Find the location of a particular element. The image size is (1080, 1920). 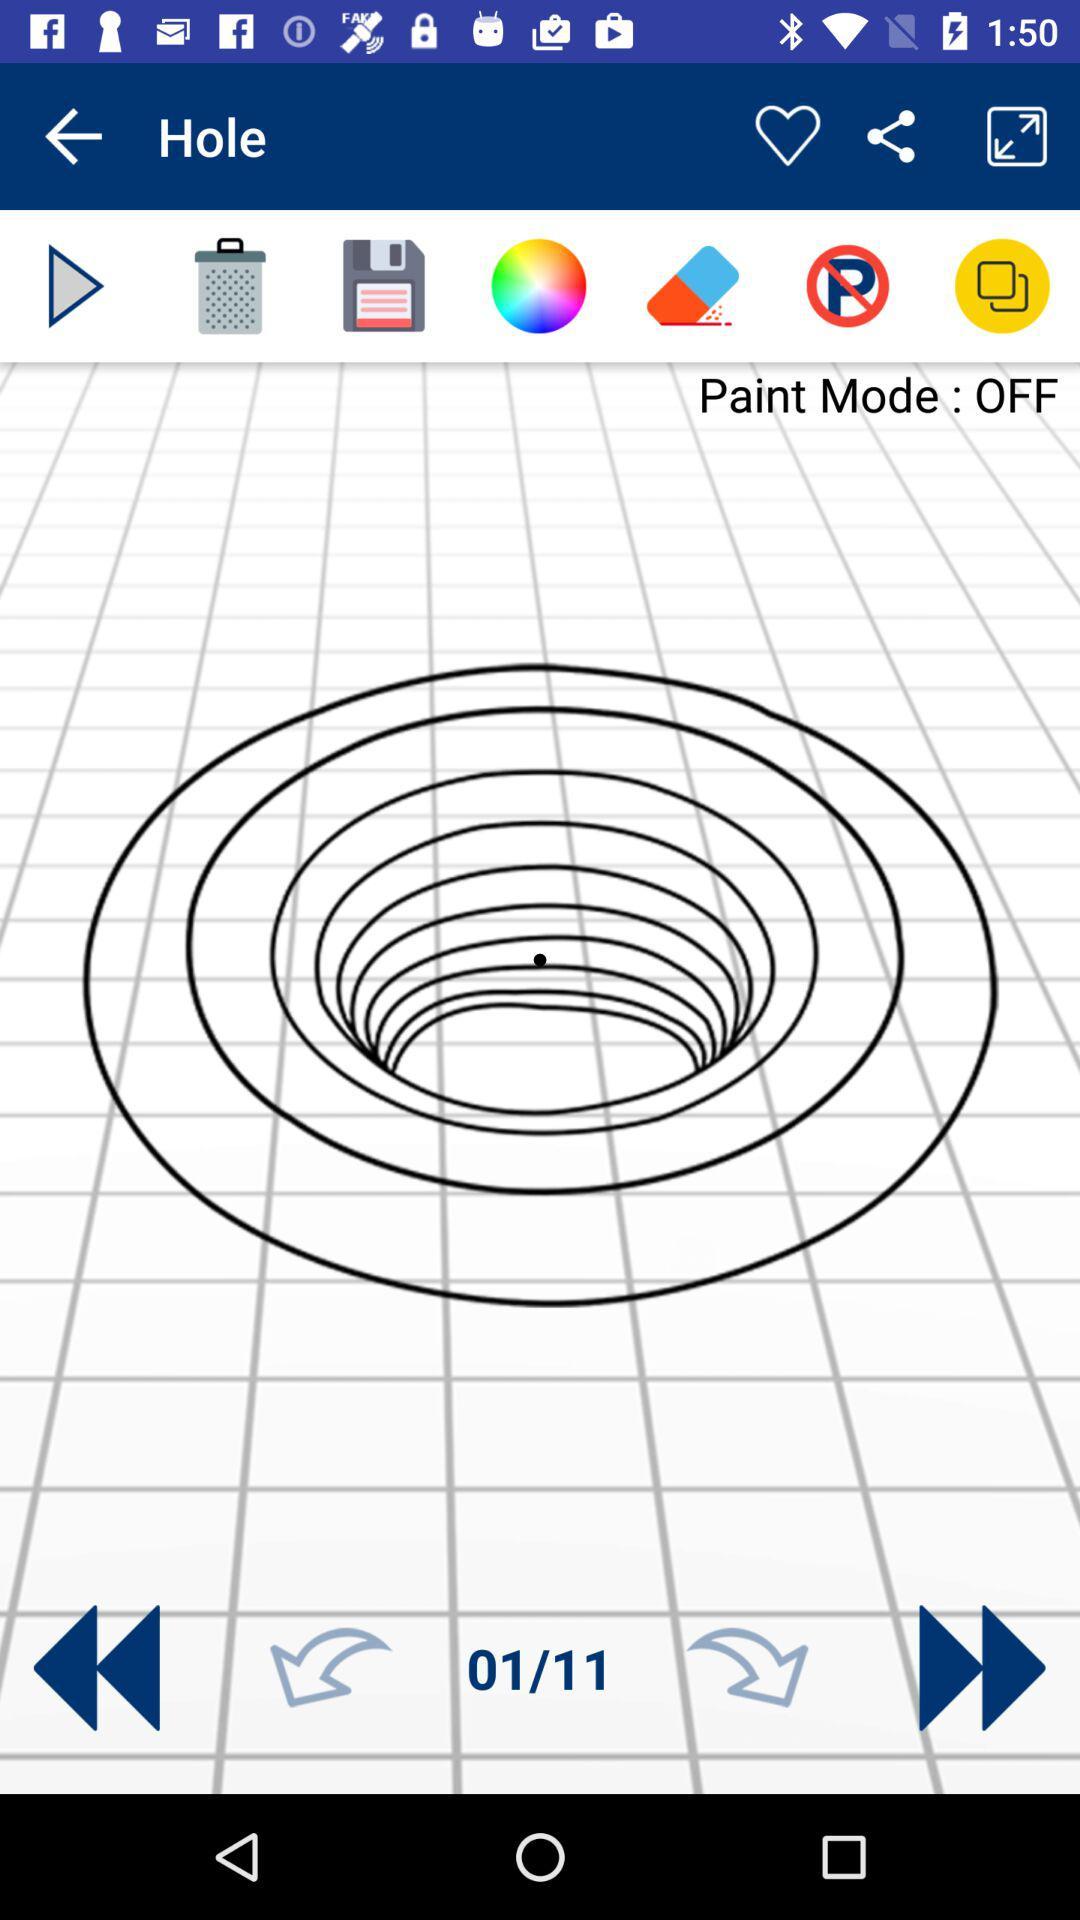

next arrow is located at coordinates (981, 1668).